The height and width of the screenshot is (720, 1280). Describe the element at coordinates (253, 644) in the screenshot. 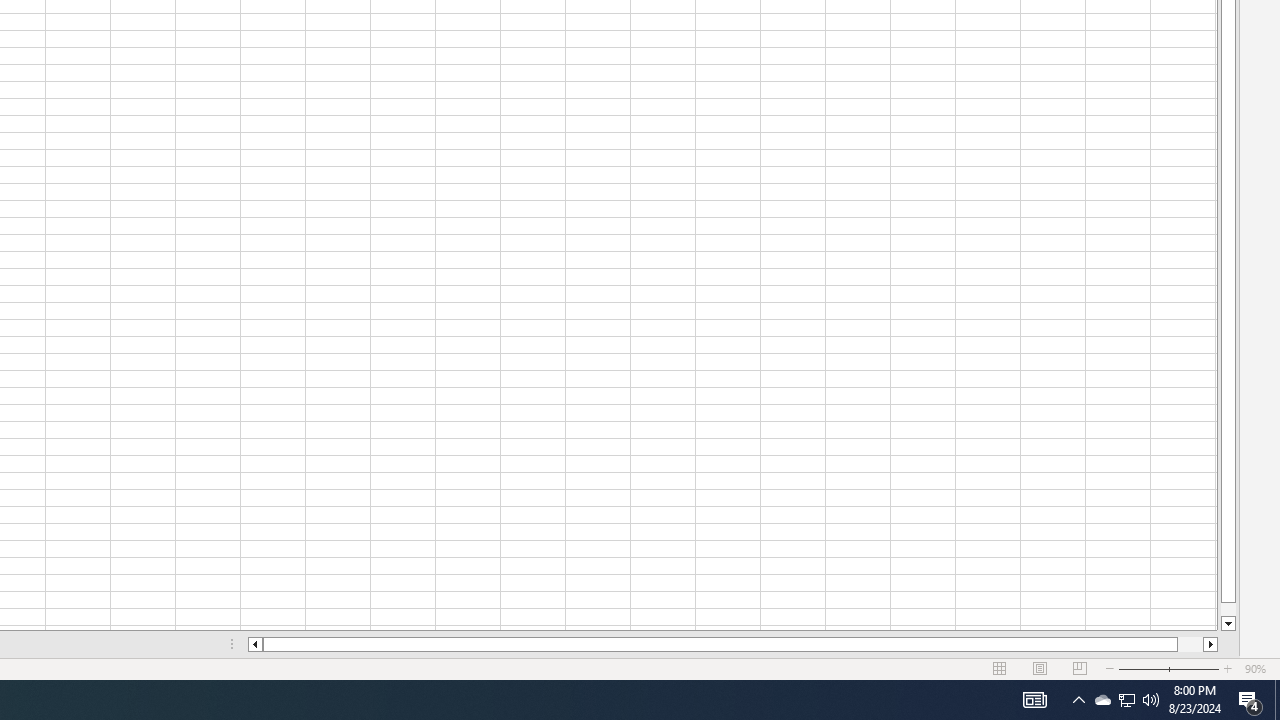

I see `'Column left'` at that location.